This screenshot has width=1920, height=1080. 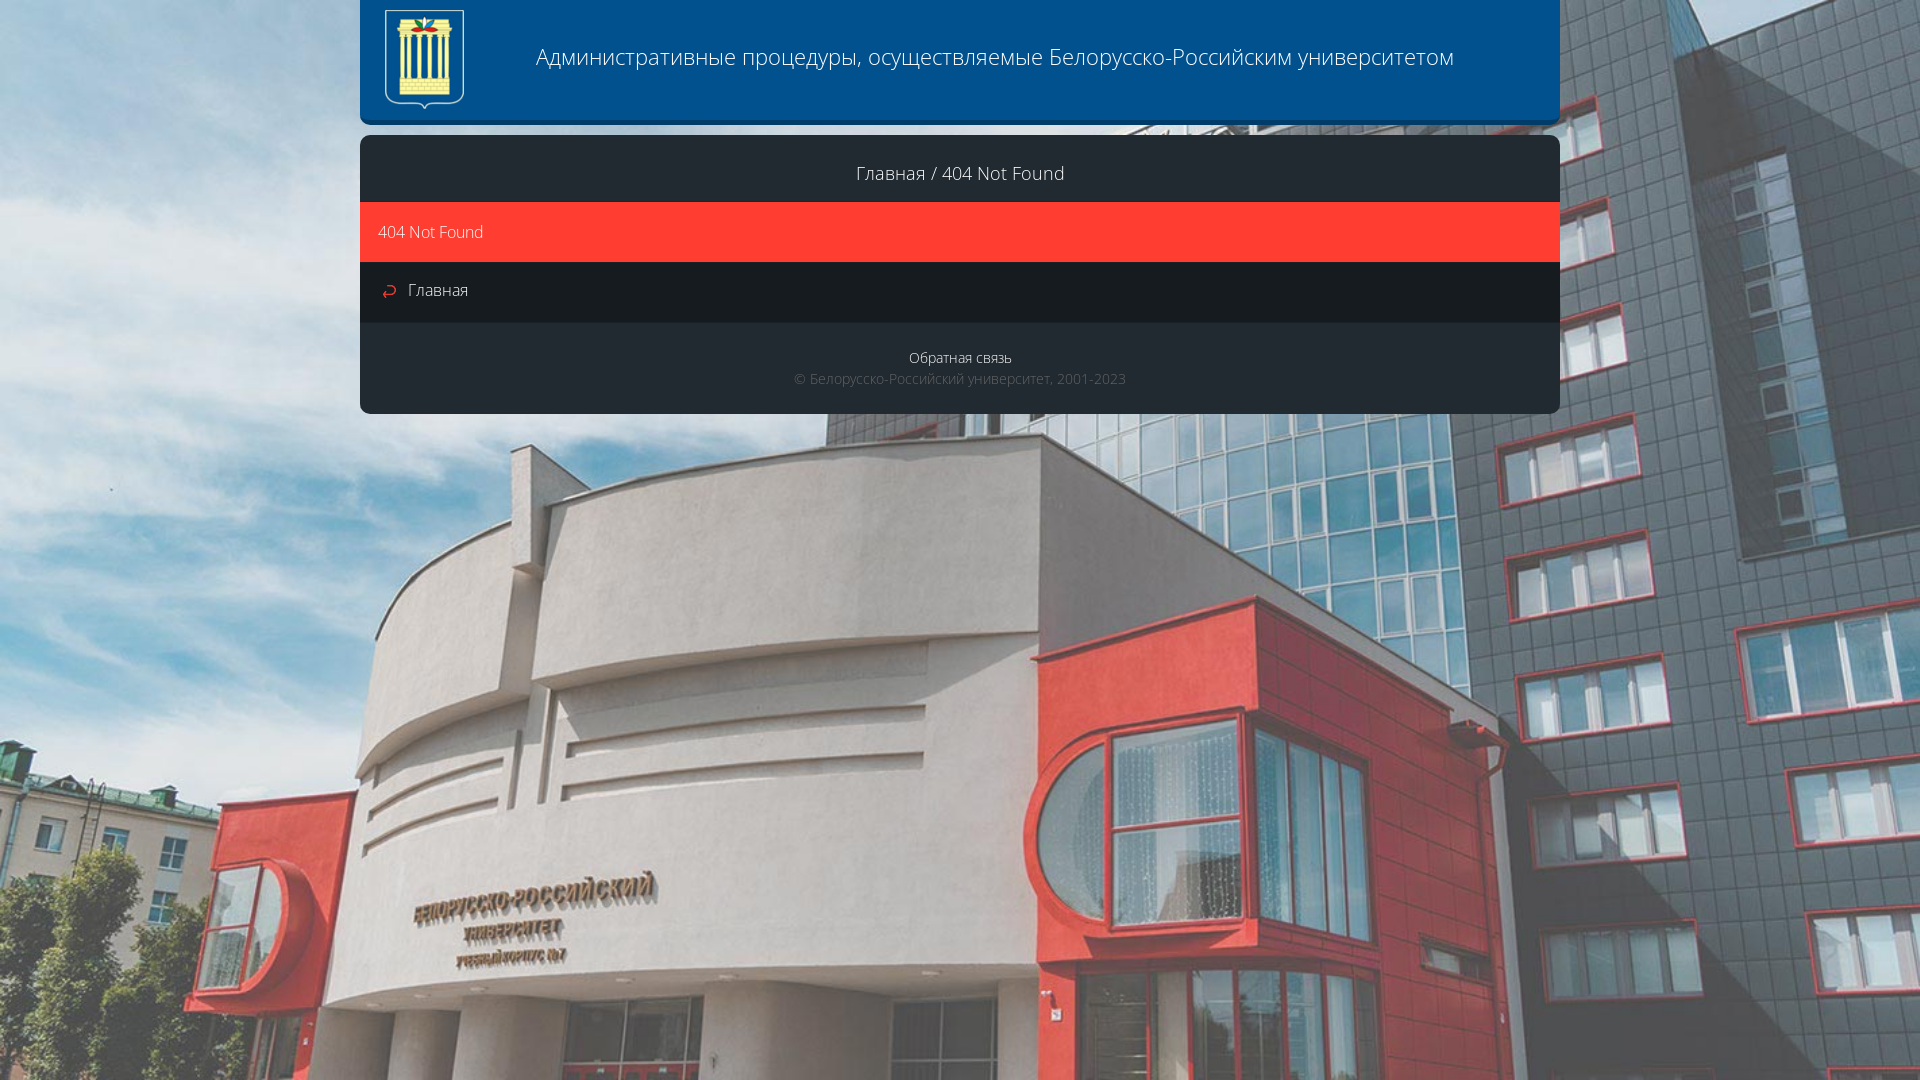 I want to click on '404 Not Found', so click(x=940, y=172).